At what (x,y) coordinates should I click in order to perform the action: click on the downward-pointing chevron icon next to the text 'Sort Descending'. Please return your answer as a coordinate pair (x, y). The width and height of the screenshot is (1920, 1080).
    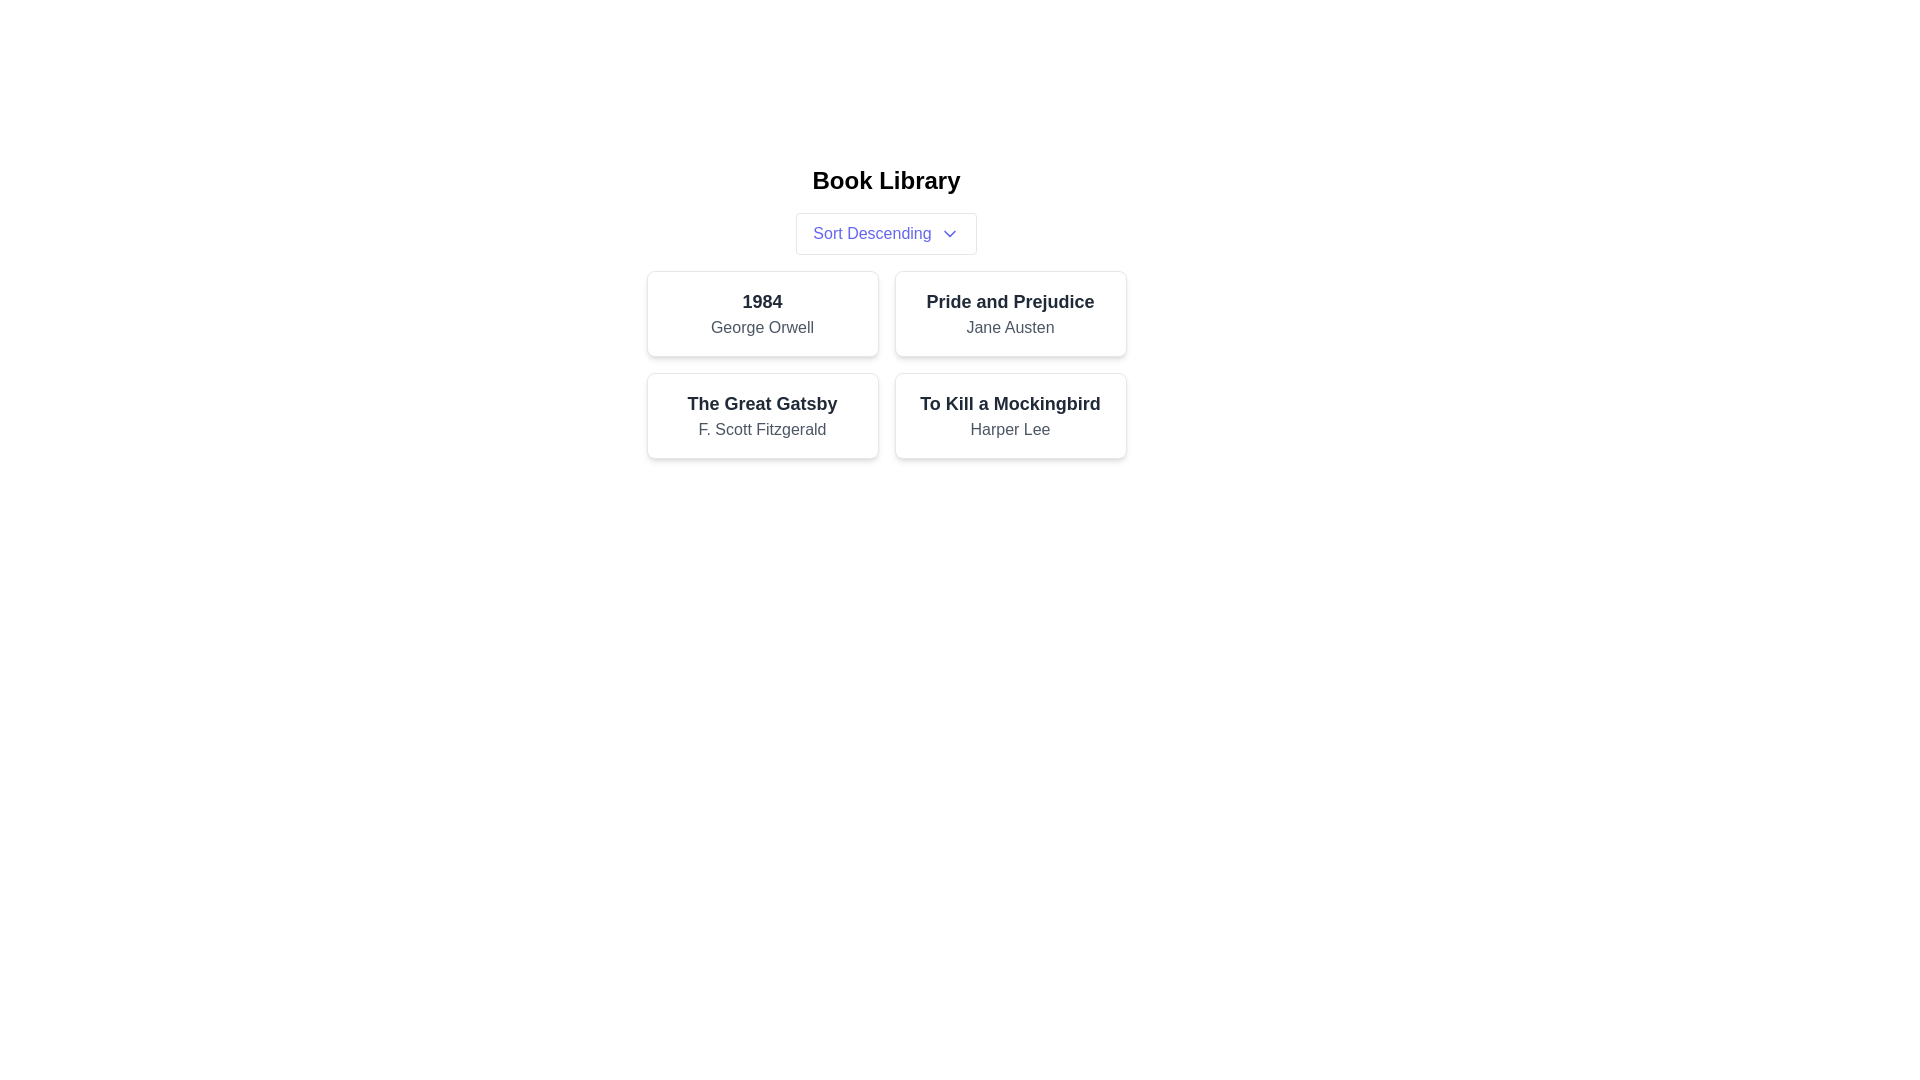
    Looking at the image, I should click on (948, 233).